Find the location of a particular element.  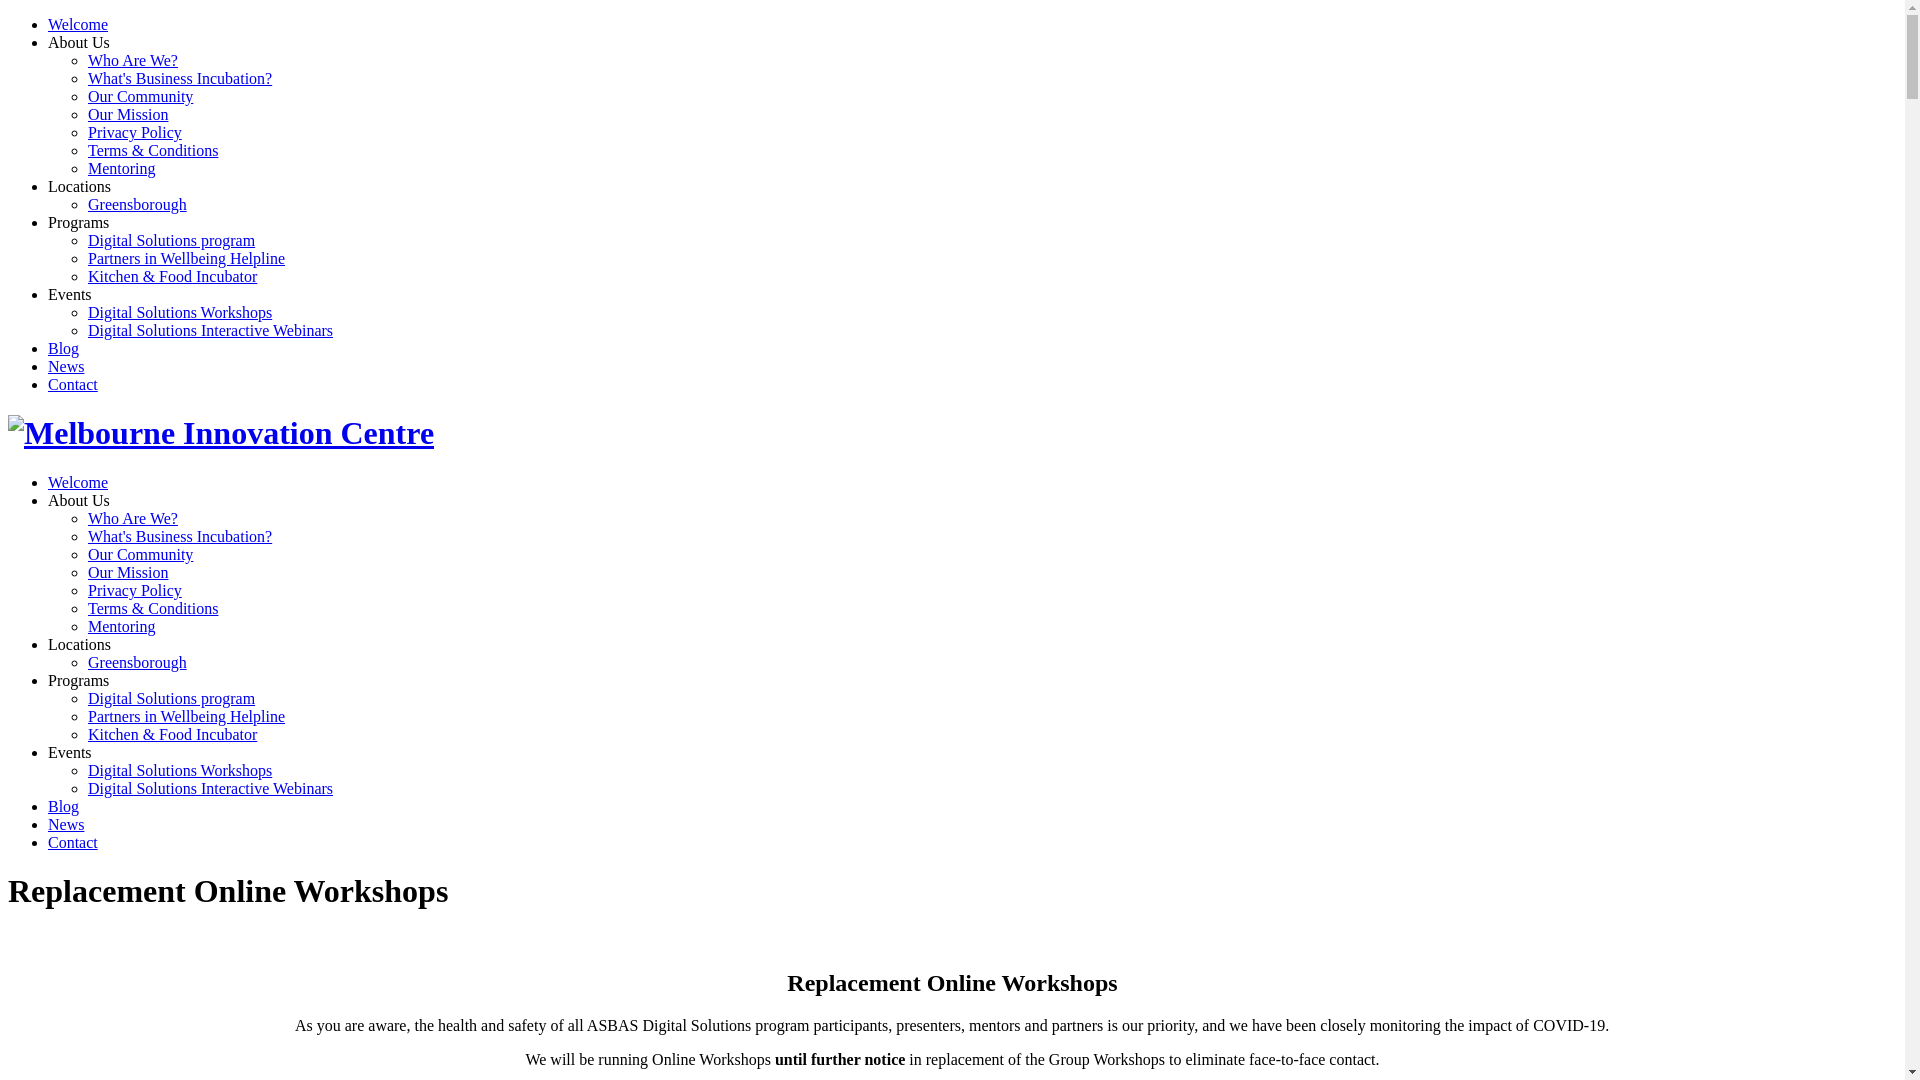

'Digital Solutions Interactive Webinars' is located at coordinates (210, 787).